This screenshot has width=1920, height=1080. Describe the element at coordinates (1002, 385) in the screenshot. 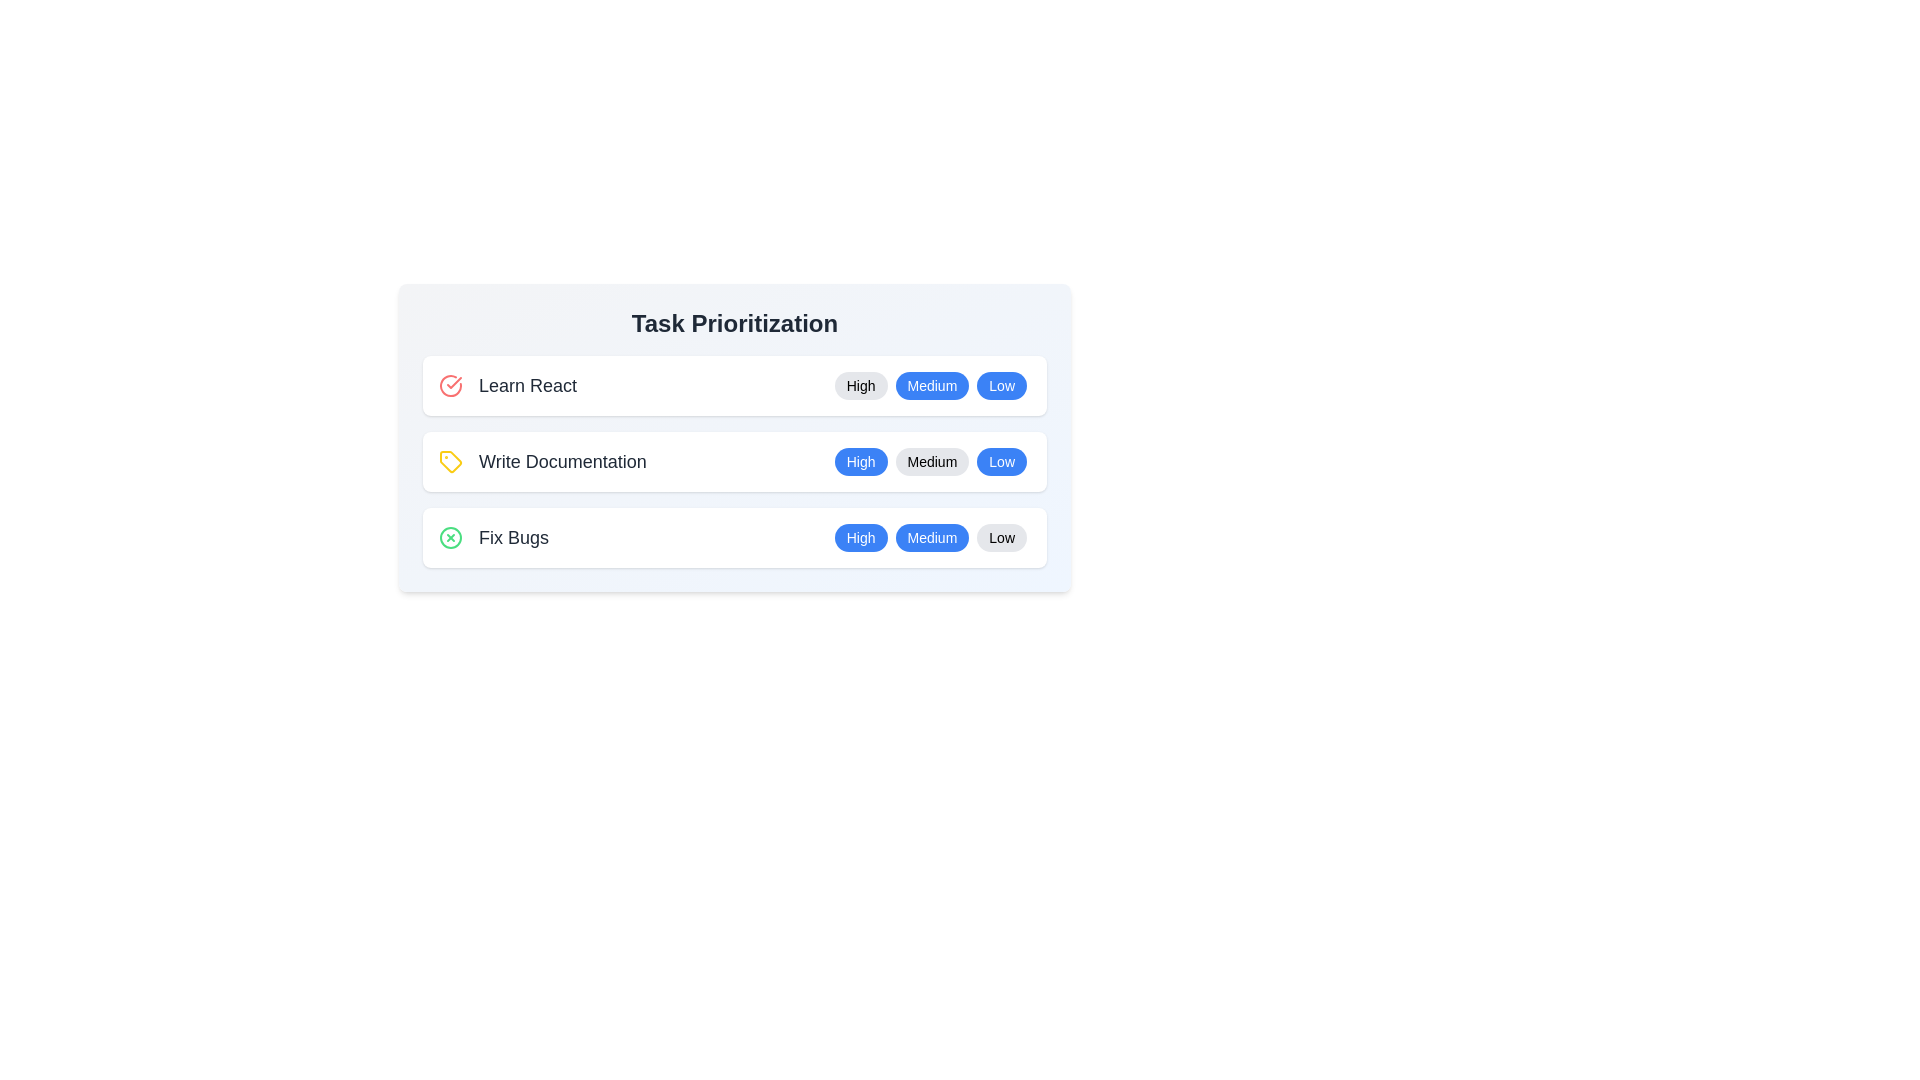

I see `the priority Low for the task Learn React` at that location.